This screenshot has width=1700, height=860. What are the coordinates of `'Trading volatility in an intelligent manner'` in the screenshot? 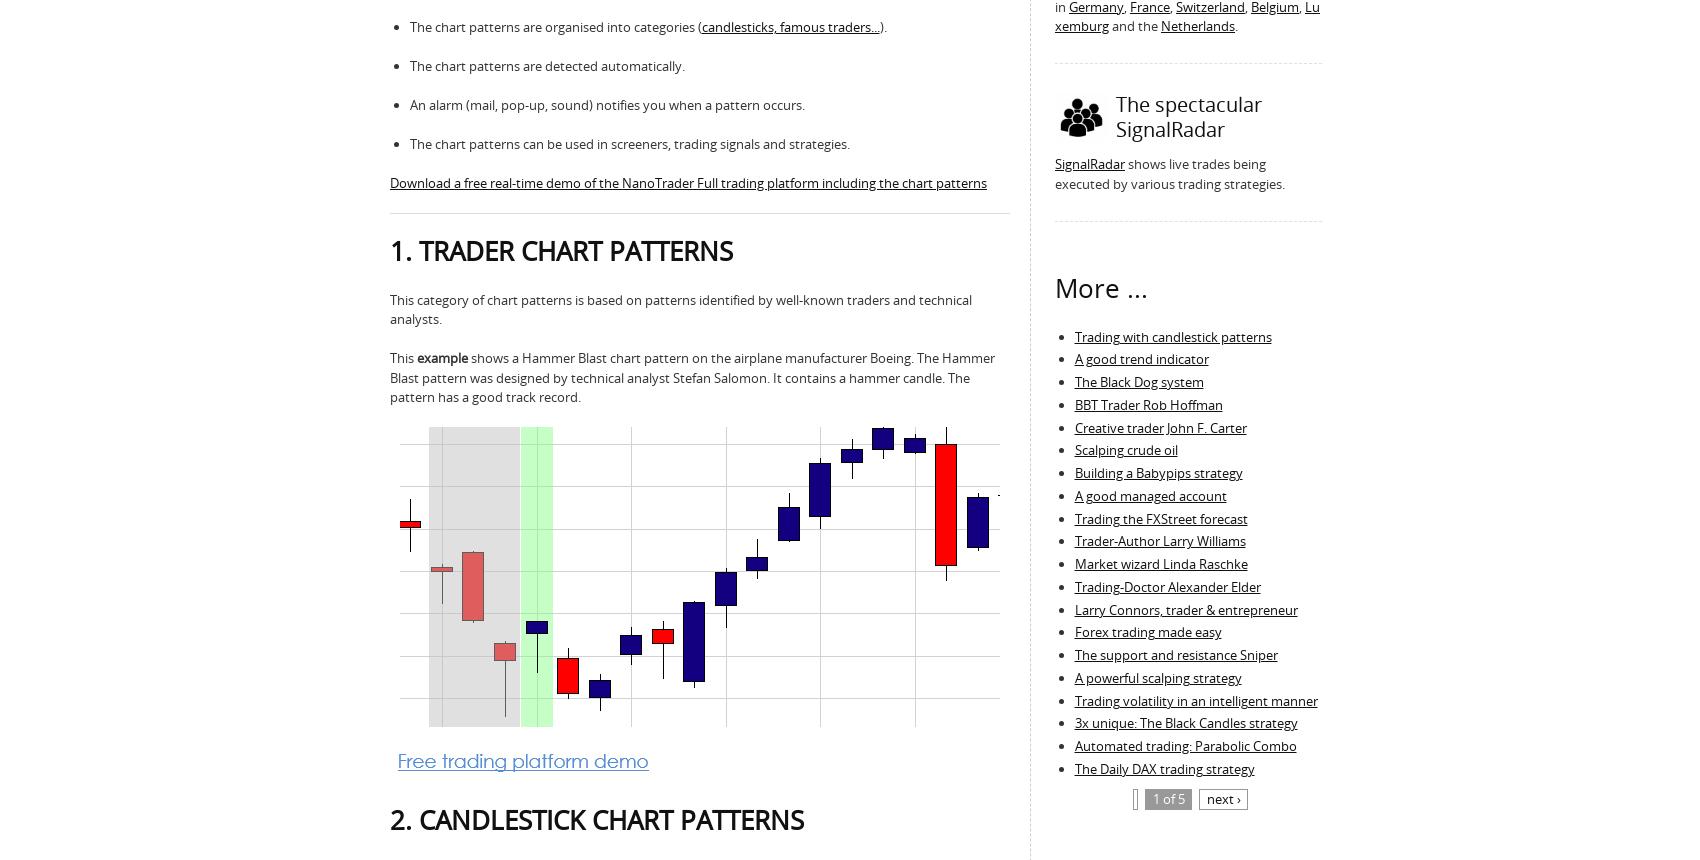 It's located at (1074, 699).